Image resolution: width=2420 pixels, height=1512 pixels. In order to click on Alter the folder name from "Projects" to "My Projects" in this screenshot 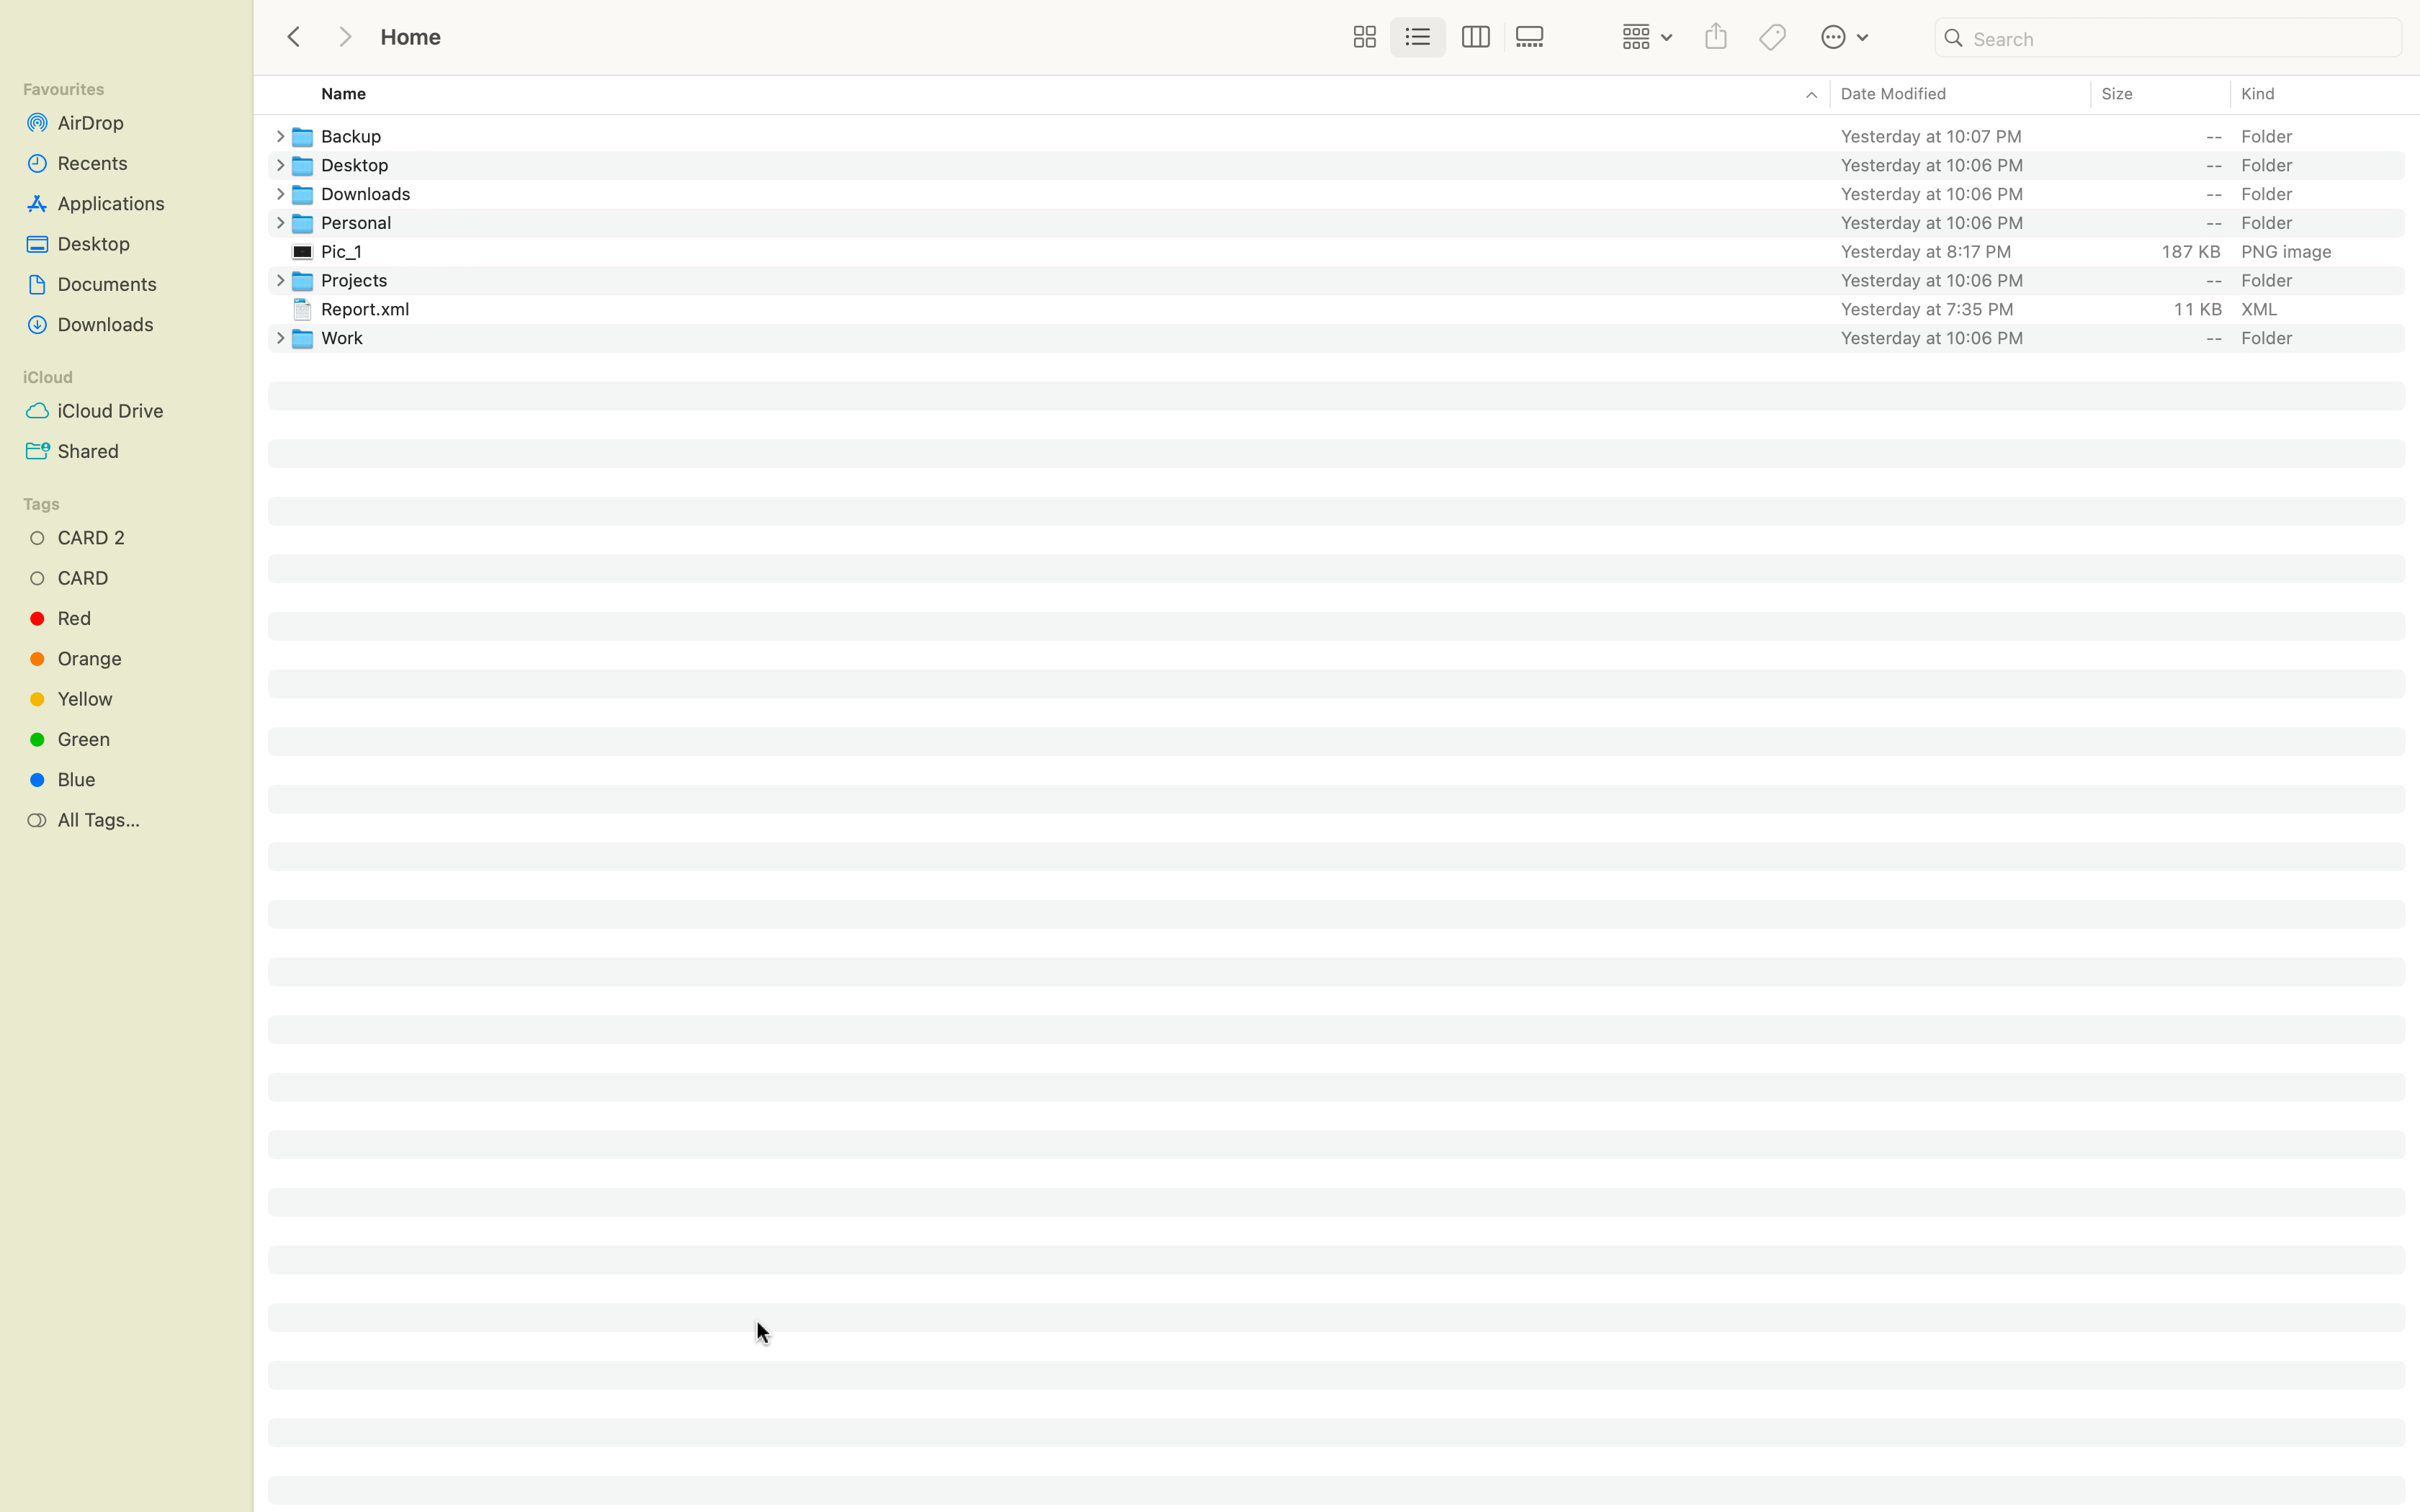, I will do `click(1355, 279)`.